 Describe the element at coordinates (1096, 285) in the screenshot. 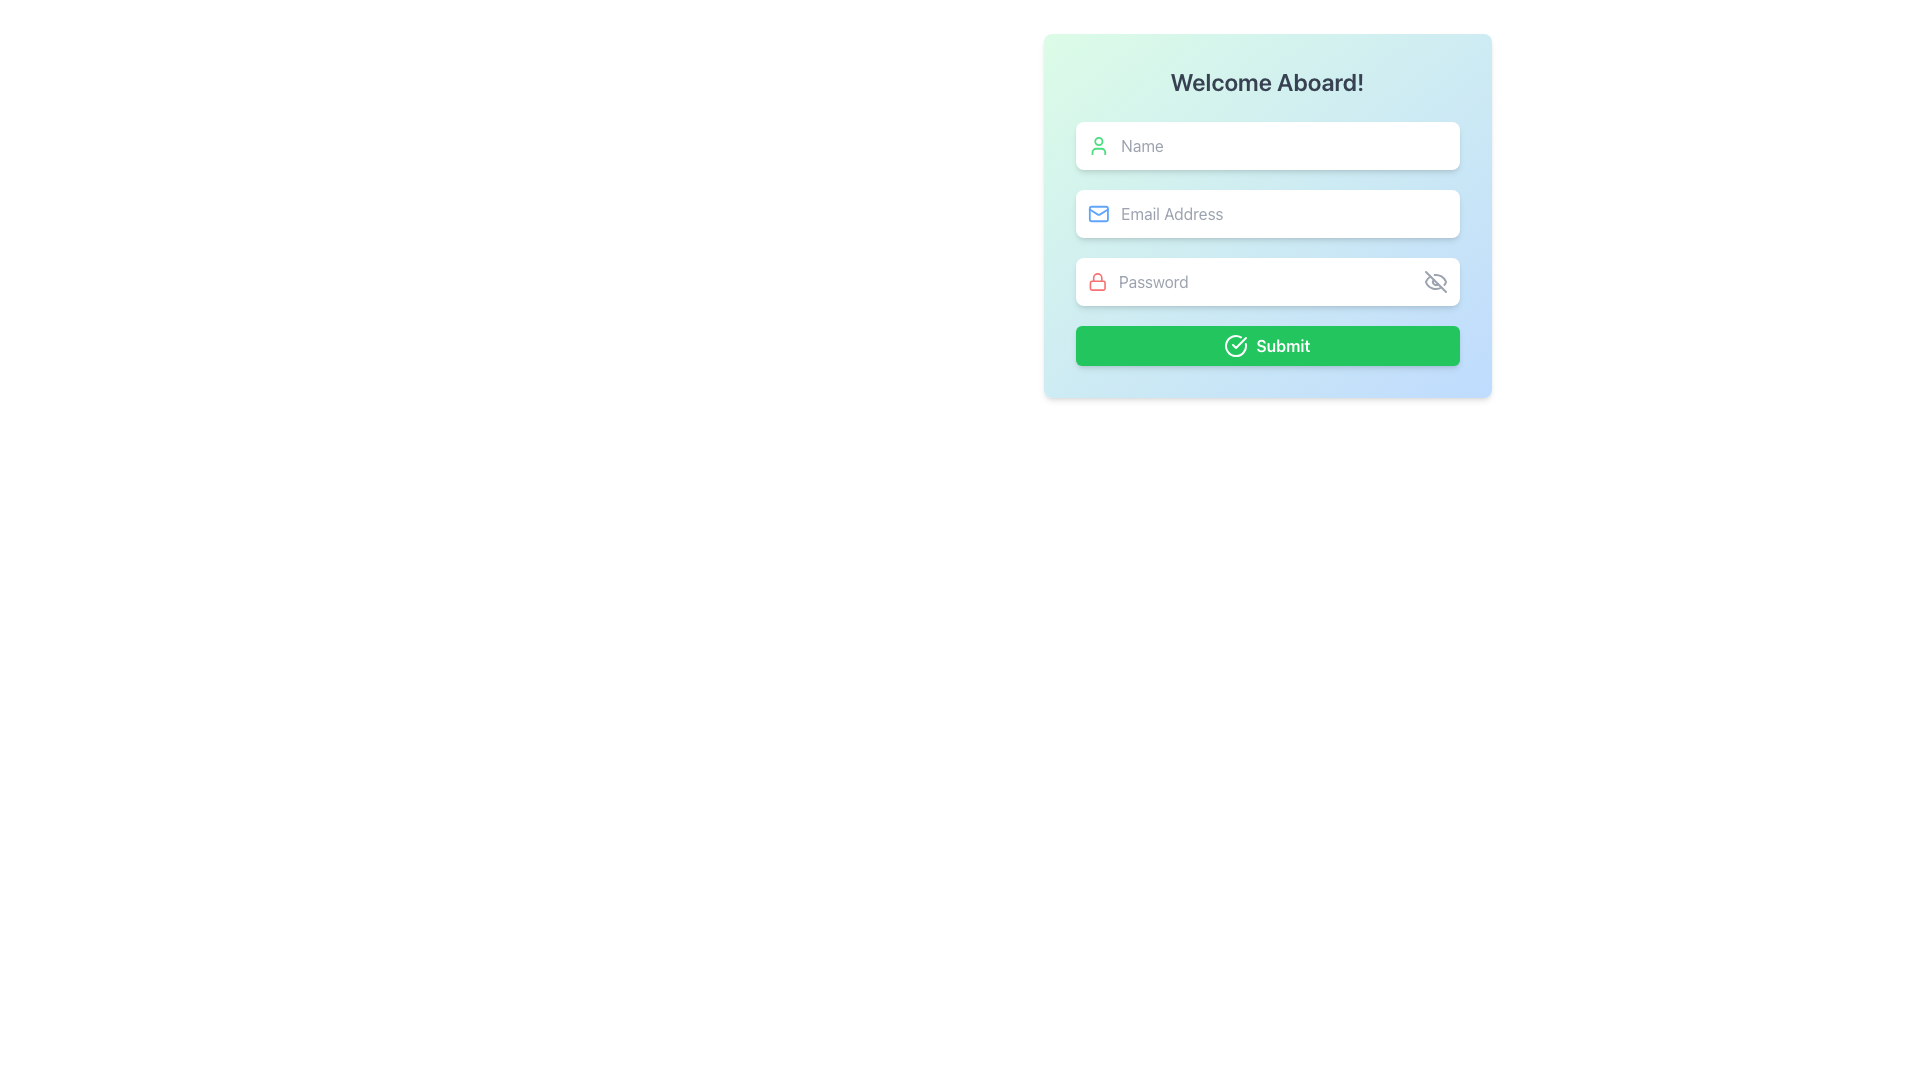

I see `the small rectangle with rounded corners located within the lock icon of the password input field, which is the third input field under the 'Welcome Aboard!' banner` at that location.